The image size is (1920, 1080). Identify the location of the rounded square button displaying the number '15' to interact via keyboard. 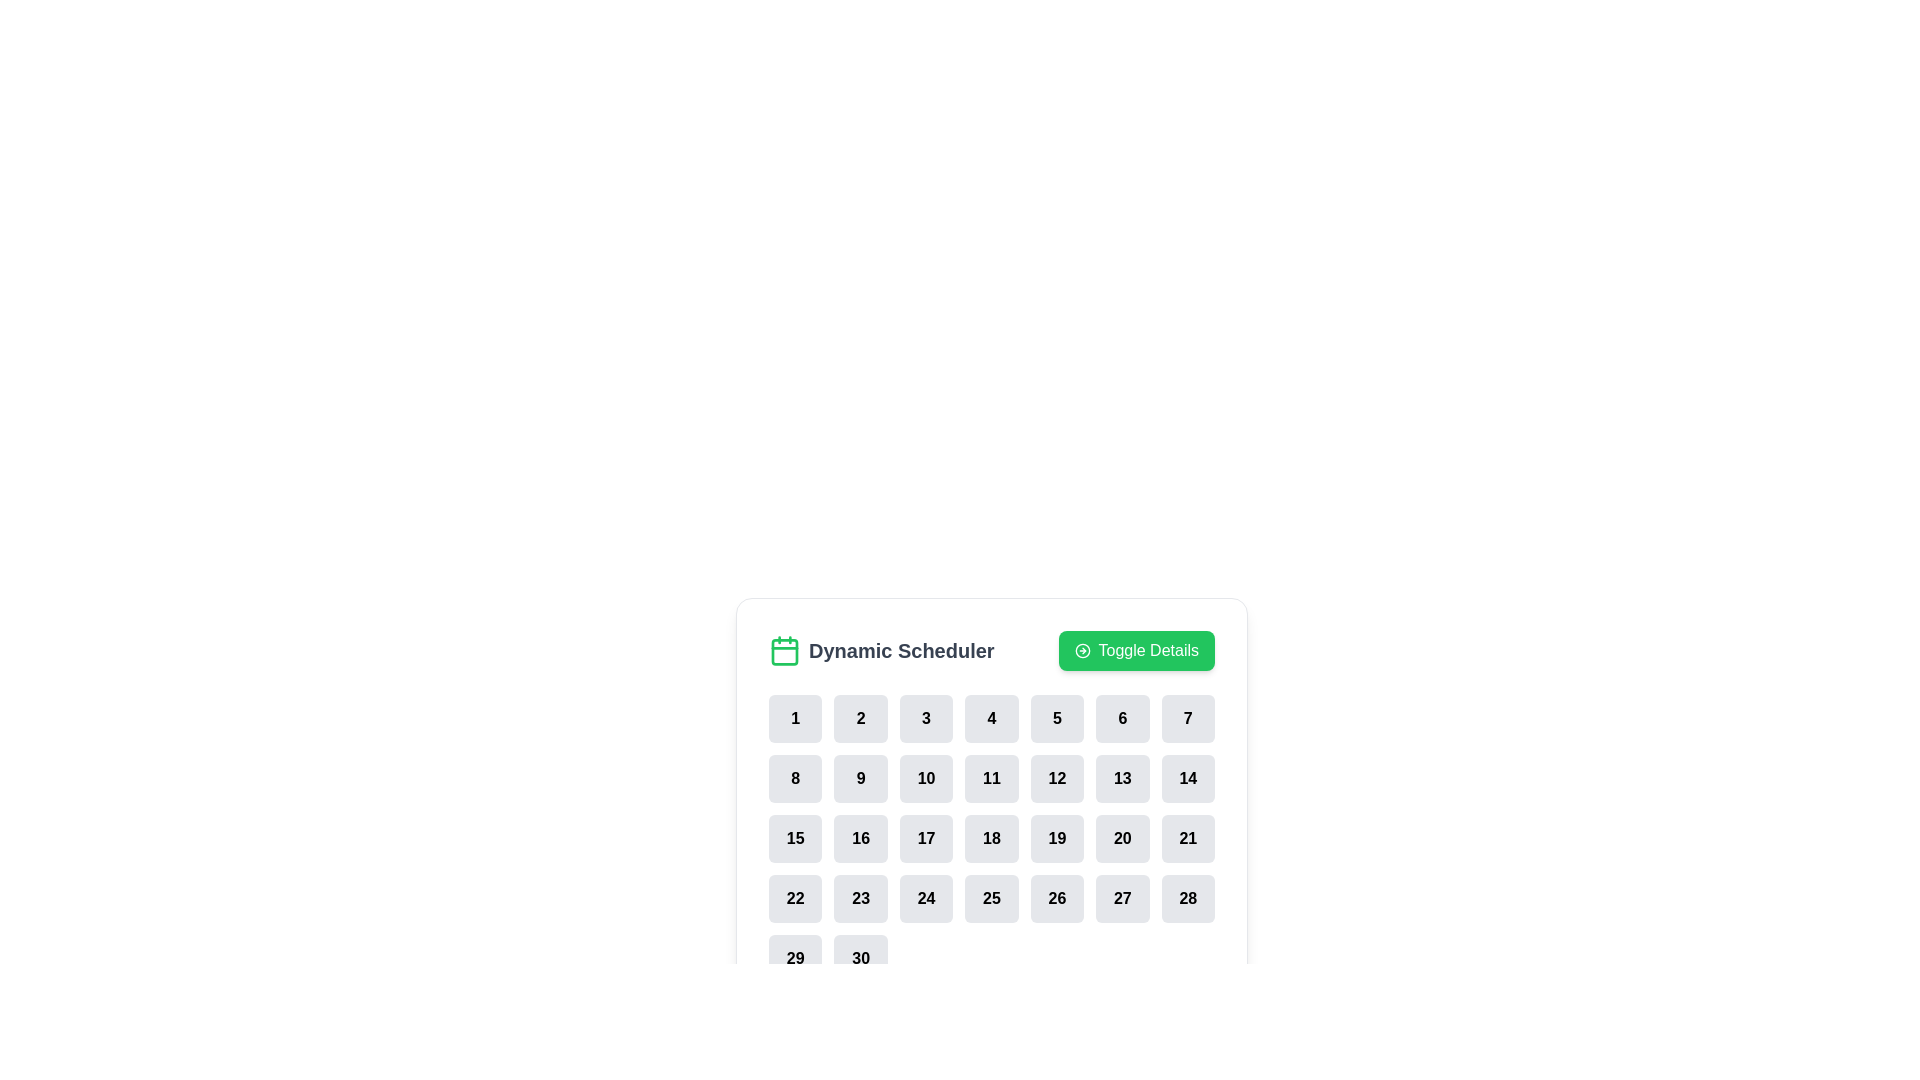
(794, 839).